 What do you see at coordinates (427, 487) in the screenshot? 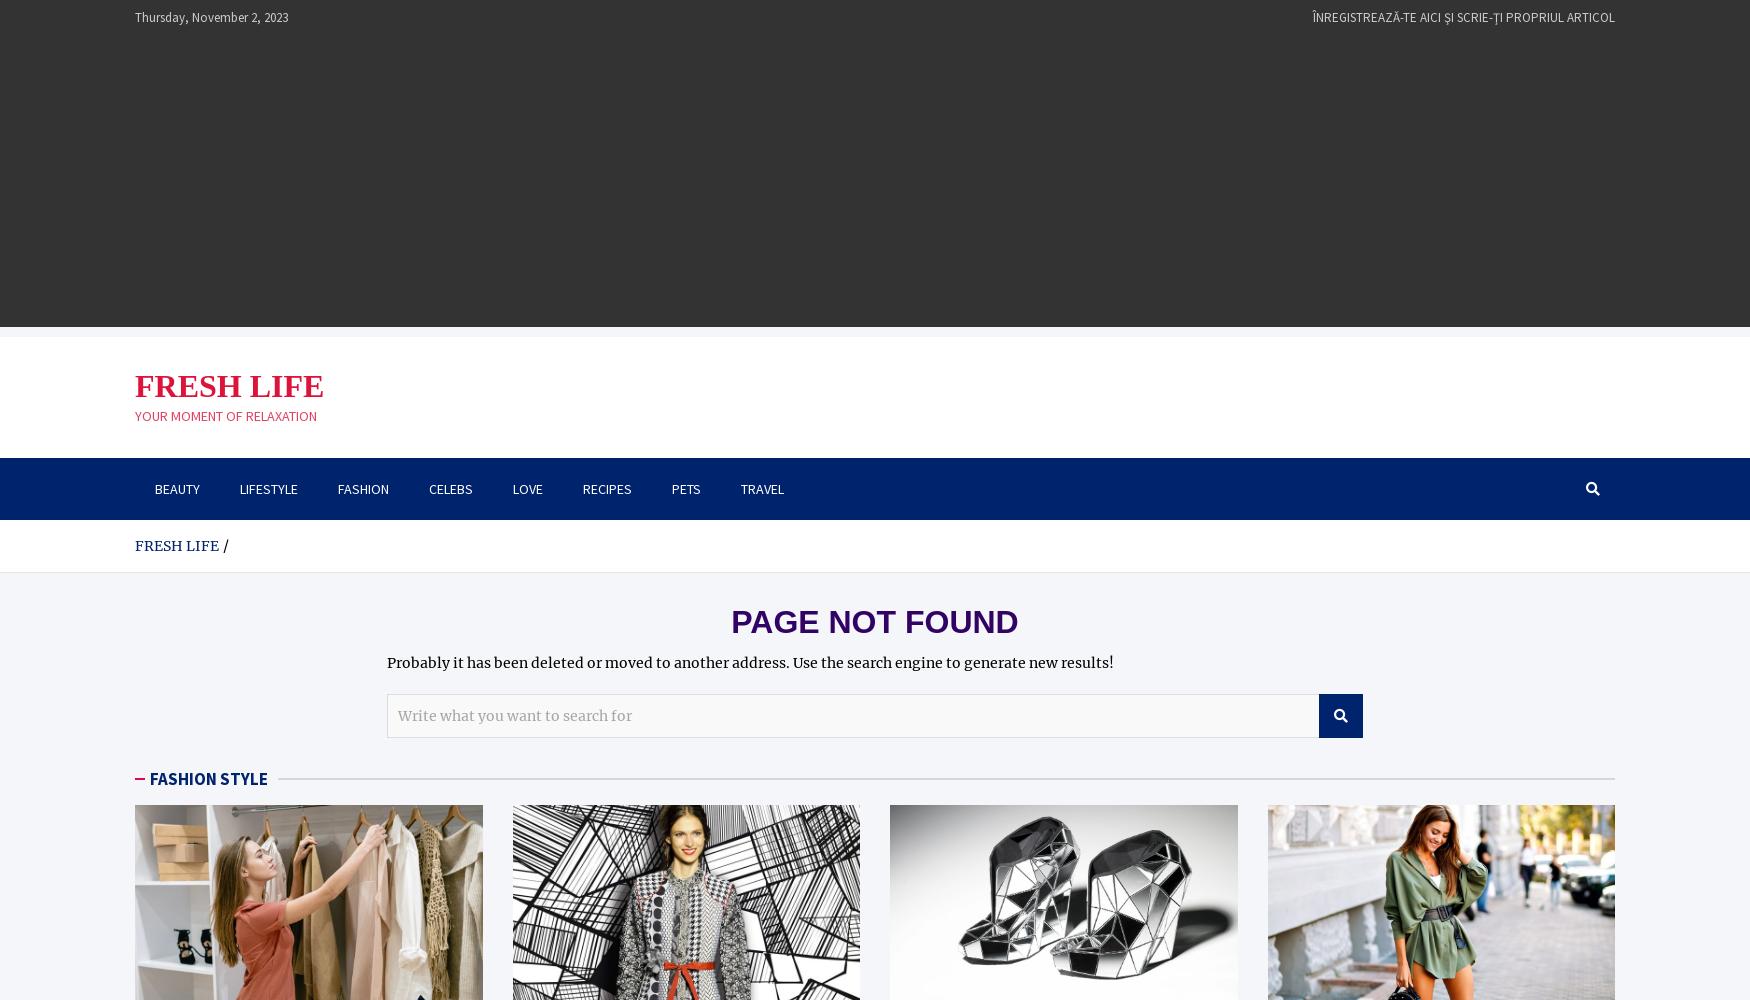
I see `'CELEBS'` at bounding box center [427, 487].